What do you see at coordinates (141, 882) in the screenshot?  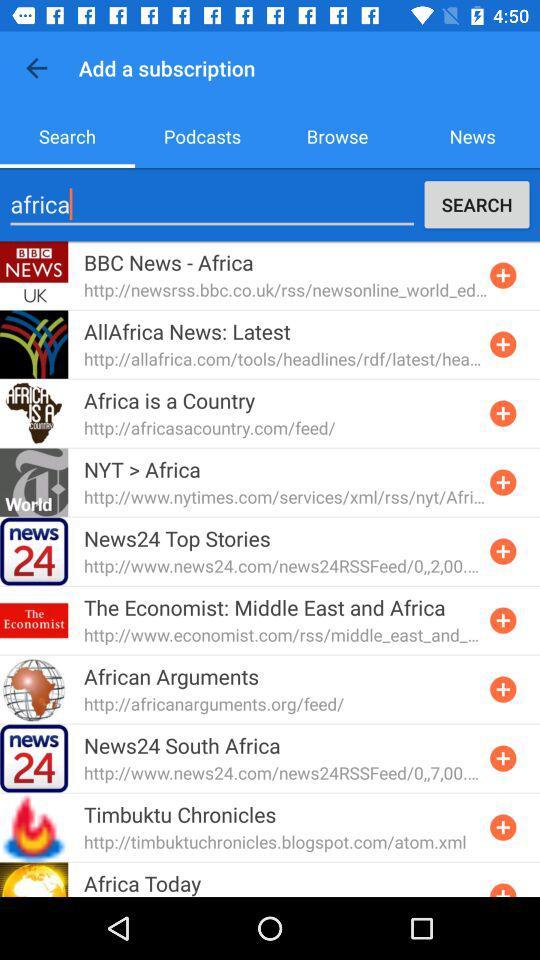 I see `africa today` at bounding box center [141, 882].